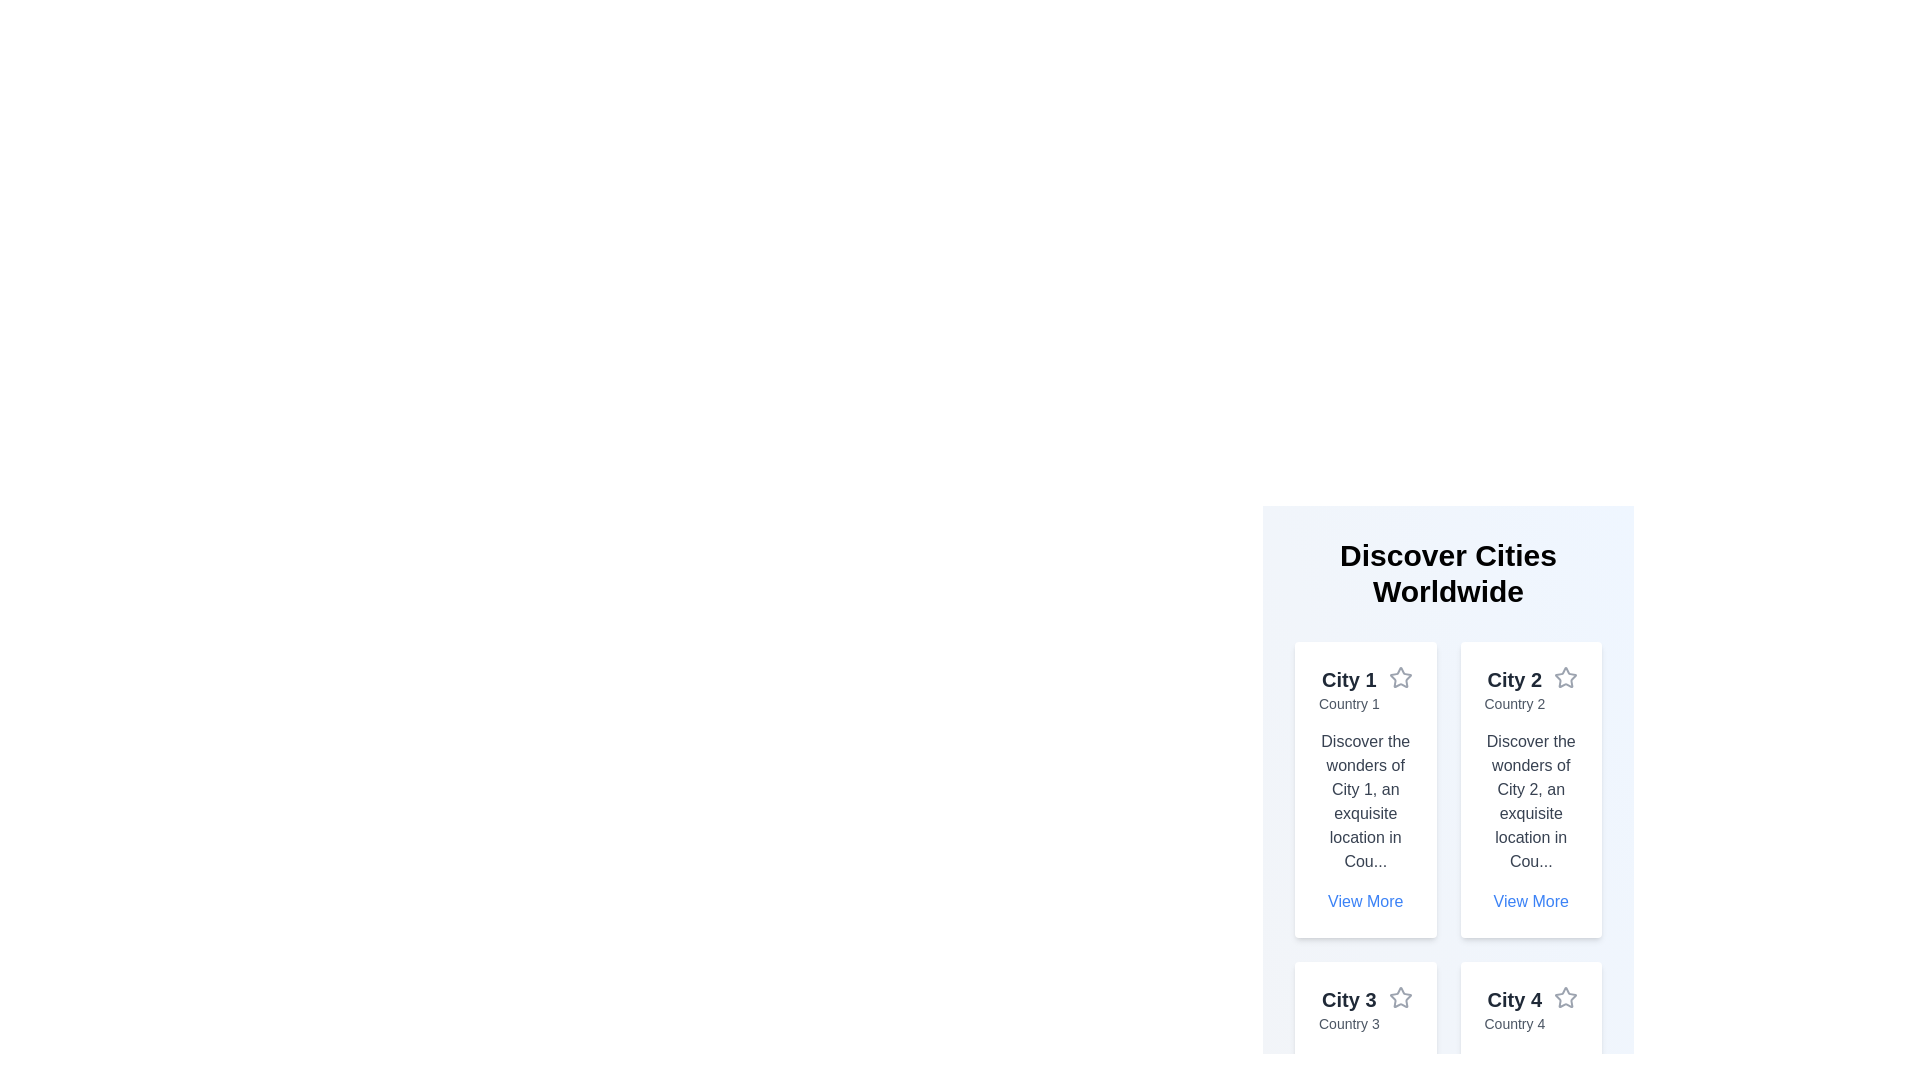 This screenshot has width=1920, height=1080. I want to click on the text label displaying 'City 1' in bold font, located at the top of the card titled 'City 1 Country 1', so click(1349, 678).